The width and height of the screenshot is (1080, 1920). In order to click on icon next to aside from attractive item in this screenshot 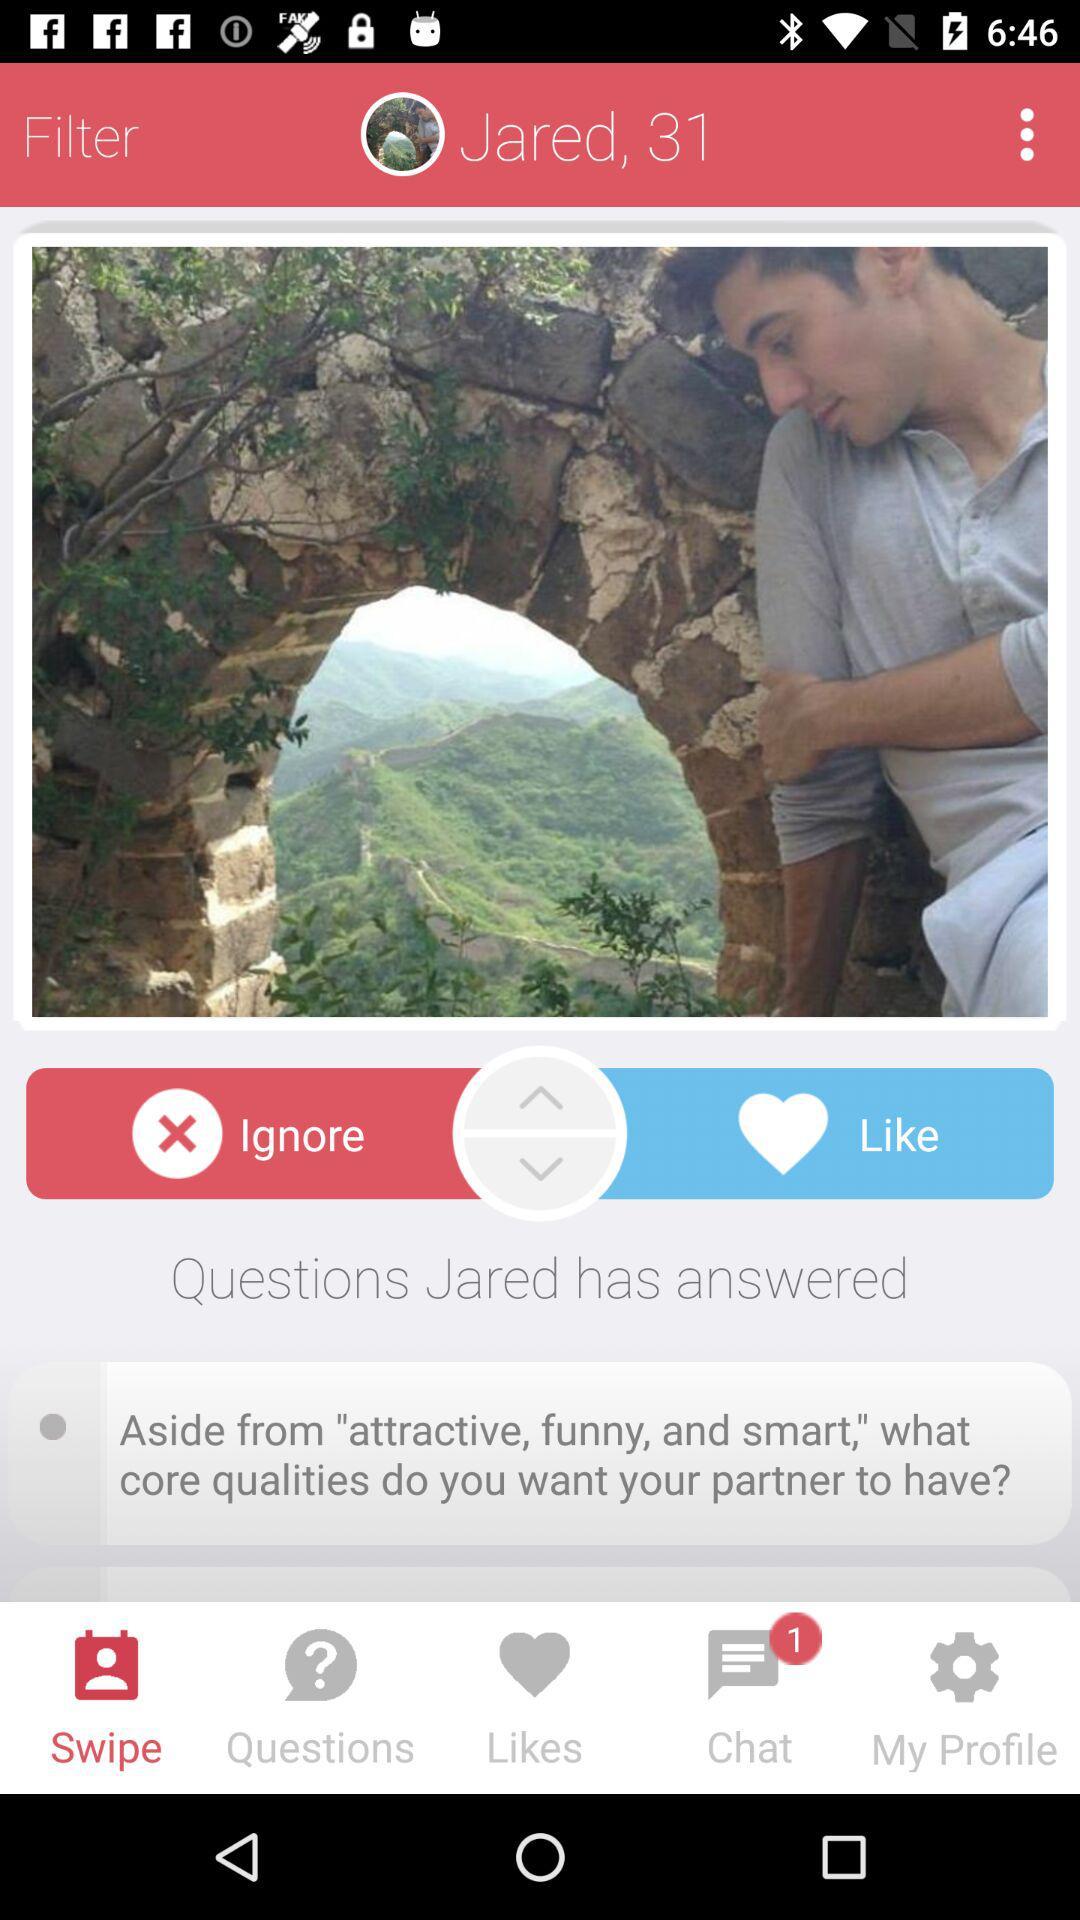, I will do `click(58, 1419)`.